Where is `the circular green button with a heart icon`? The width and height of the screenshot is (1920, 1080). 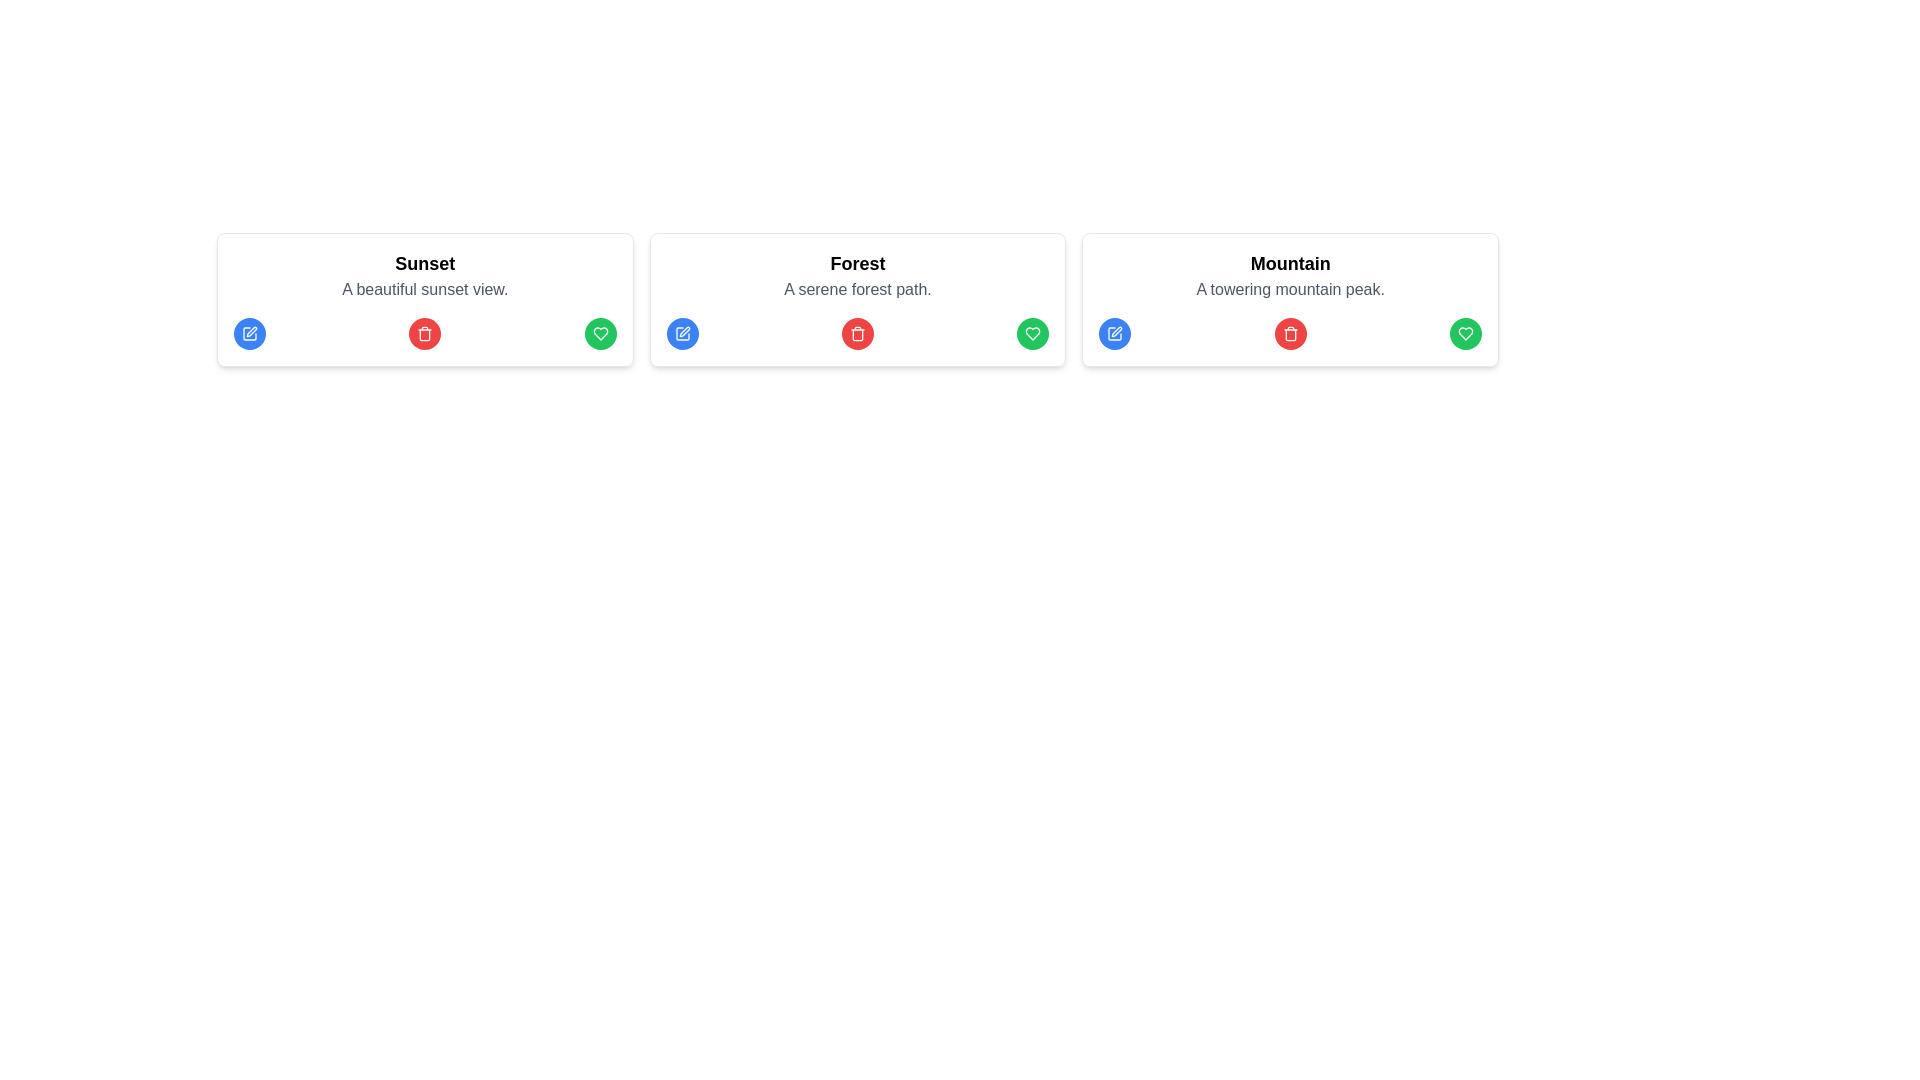 the circular green button with a heart icon is located at coordinates (1033, 333).